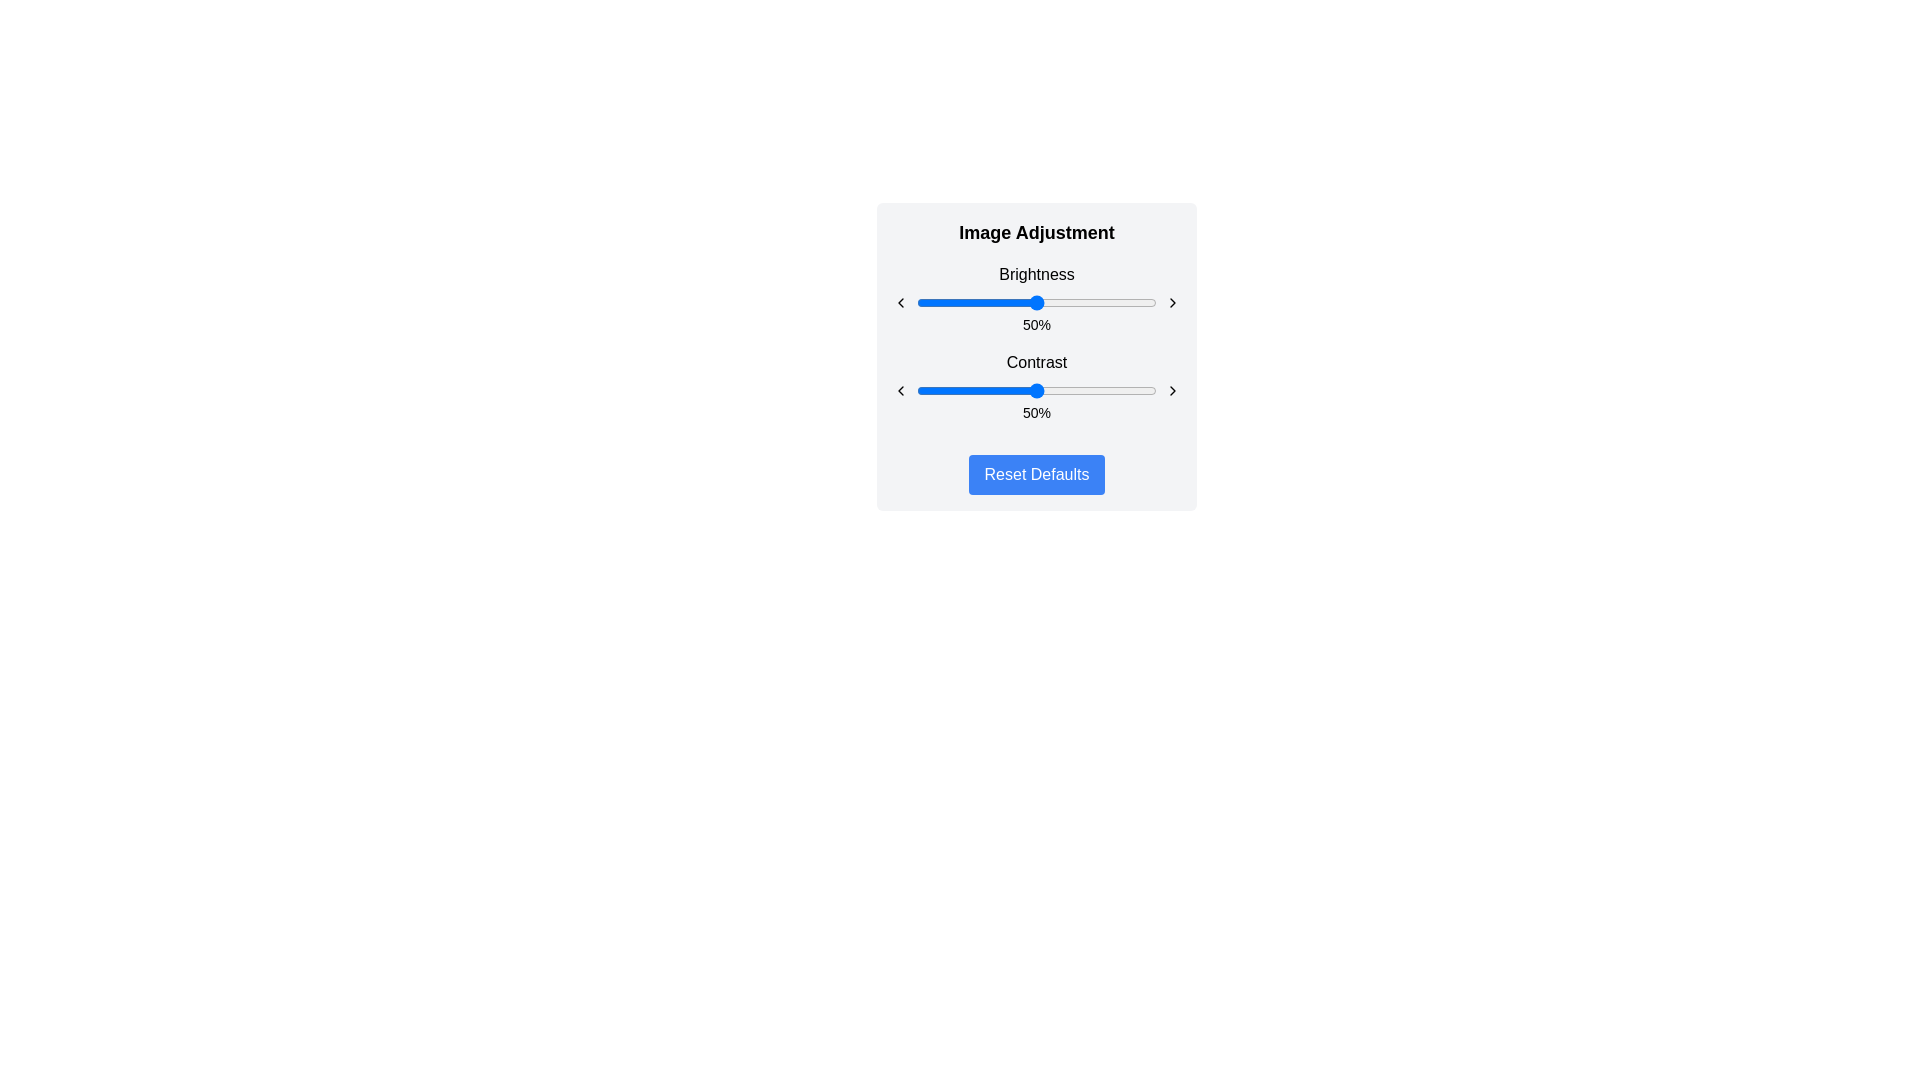 The height and width of the screenshot is (1080, 1920). What do you see at coordinates (937, 390) in the screenshot?
I see `contrast` at bounding box center [937, 390].